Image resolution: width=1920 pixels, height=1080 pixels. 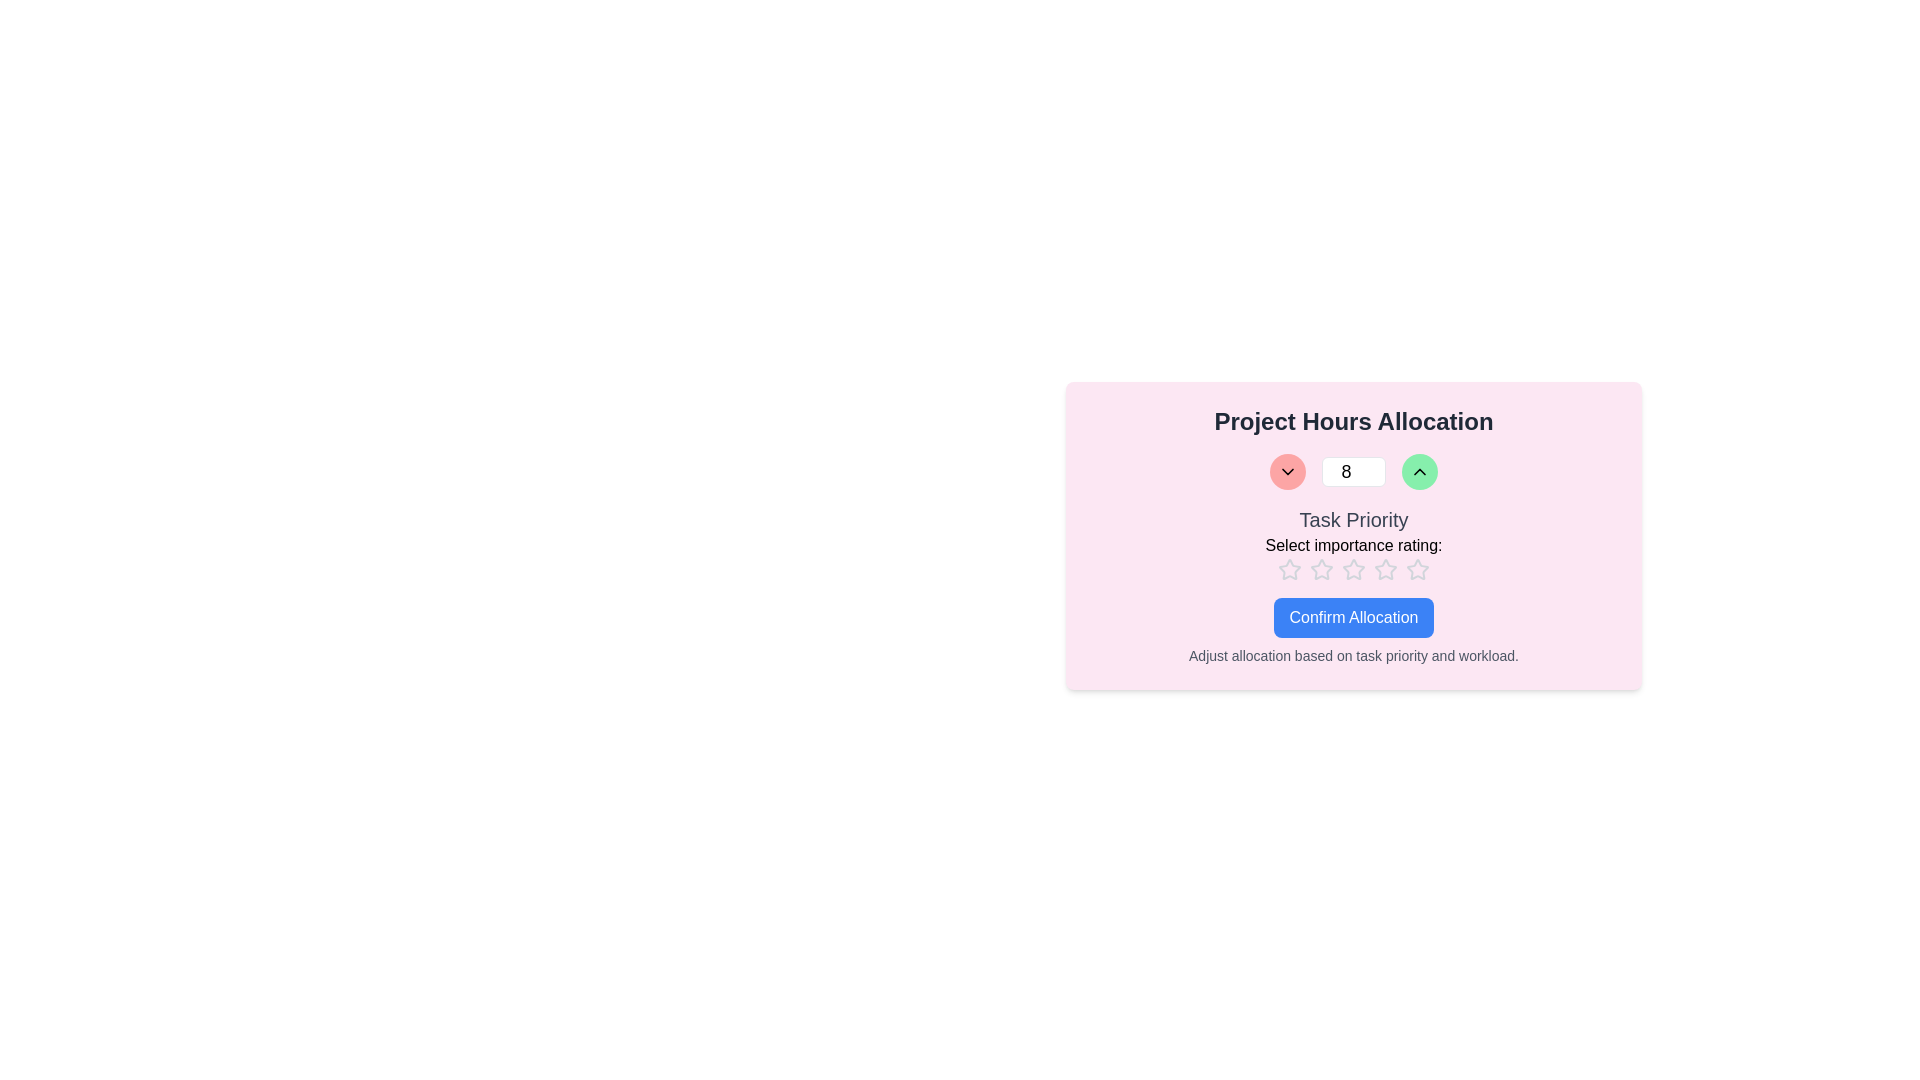 What do you see at coordinates (1290, 570) in the screenshot?
I see `the second star icon with a gray outline in the rating interface` at bounding box center [1290, 570].